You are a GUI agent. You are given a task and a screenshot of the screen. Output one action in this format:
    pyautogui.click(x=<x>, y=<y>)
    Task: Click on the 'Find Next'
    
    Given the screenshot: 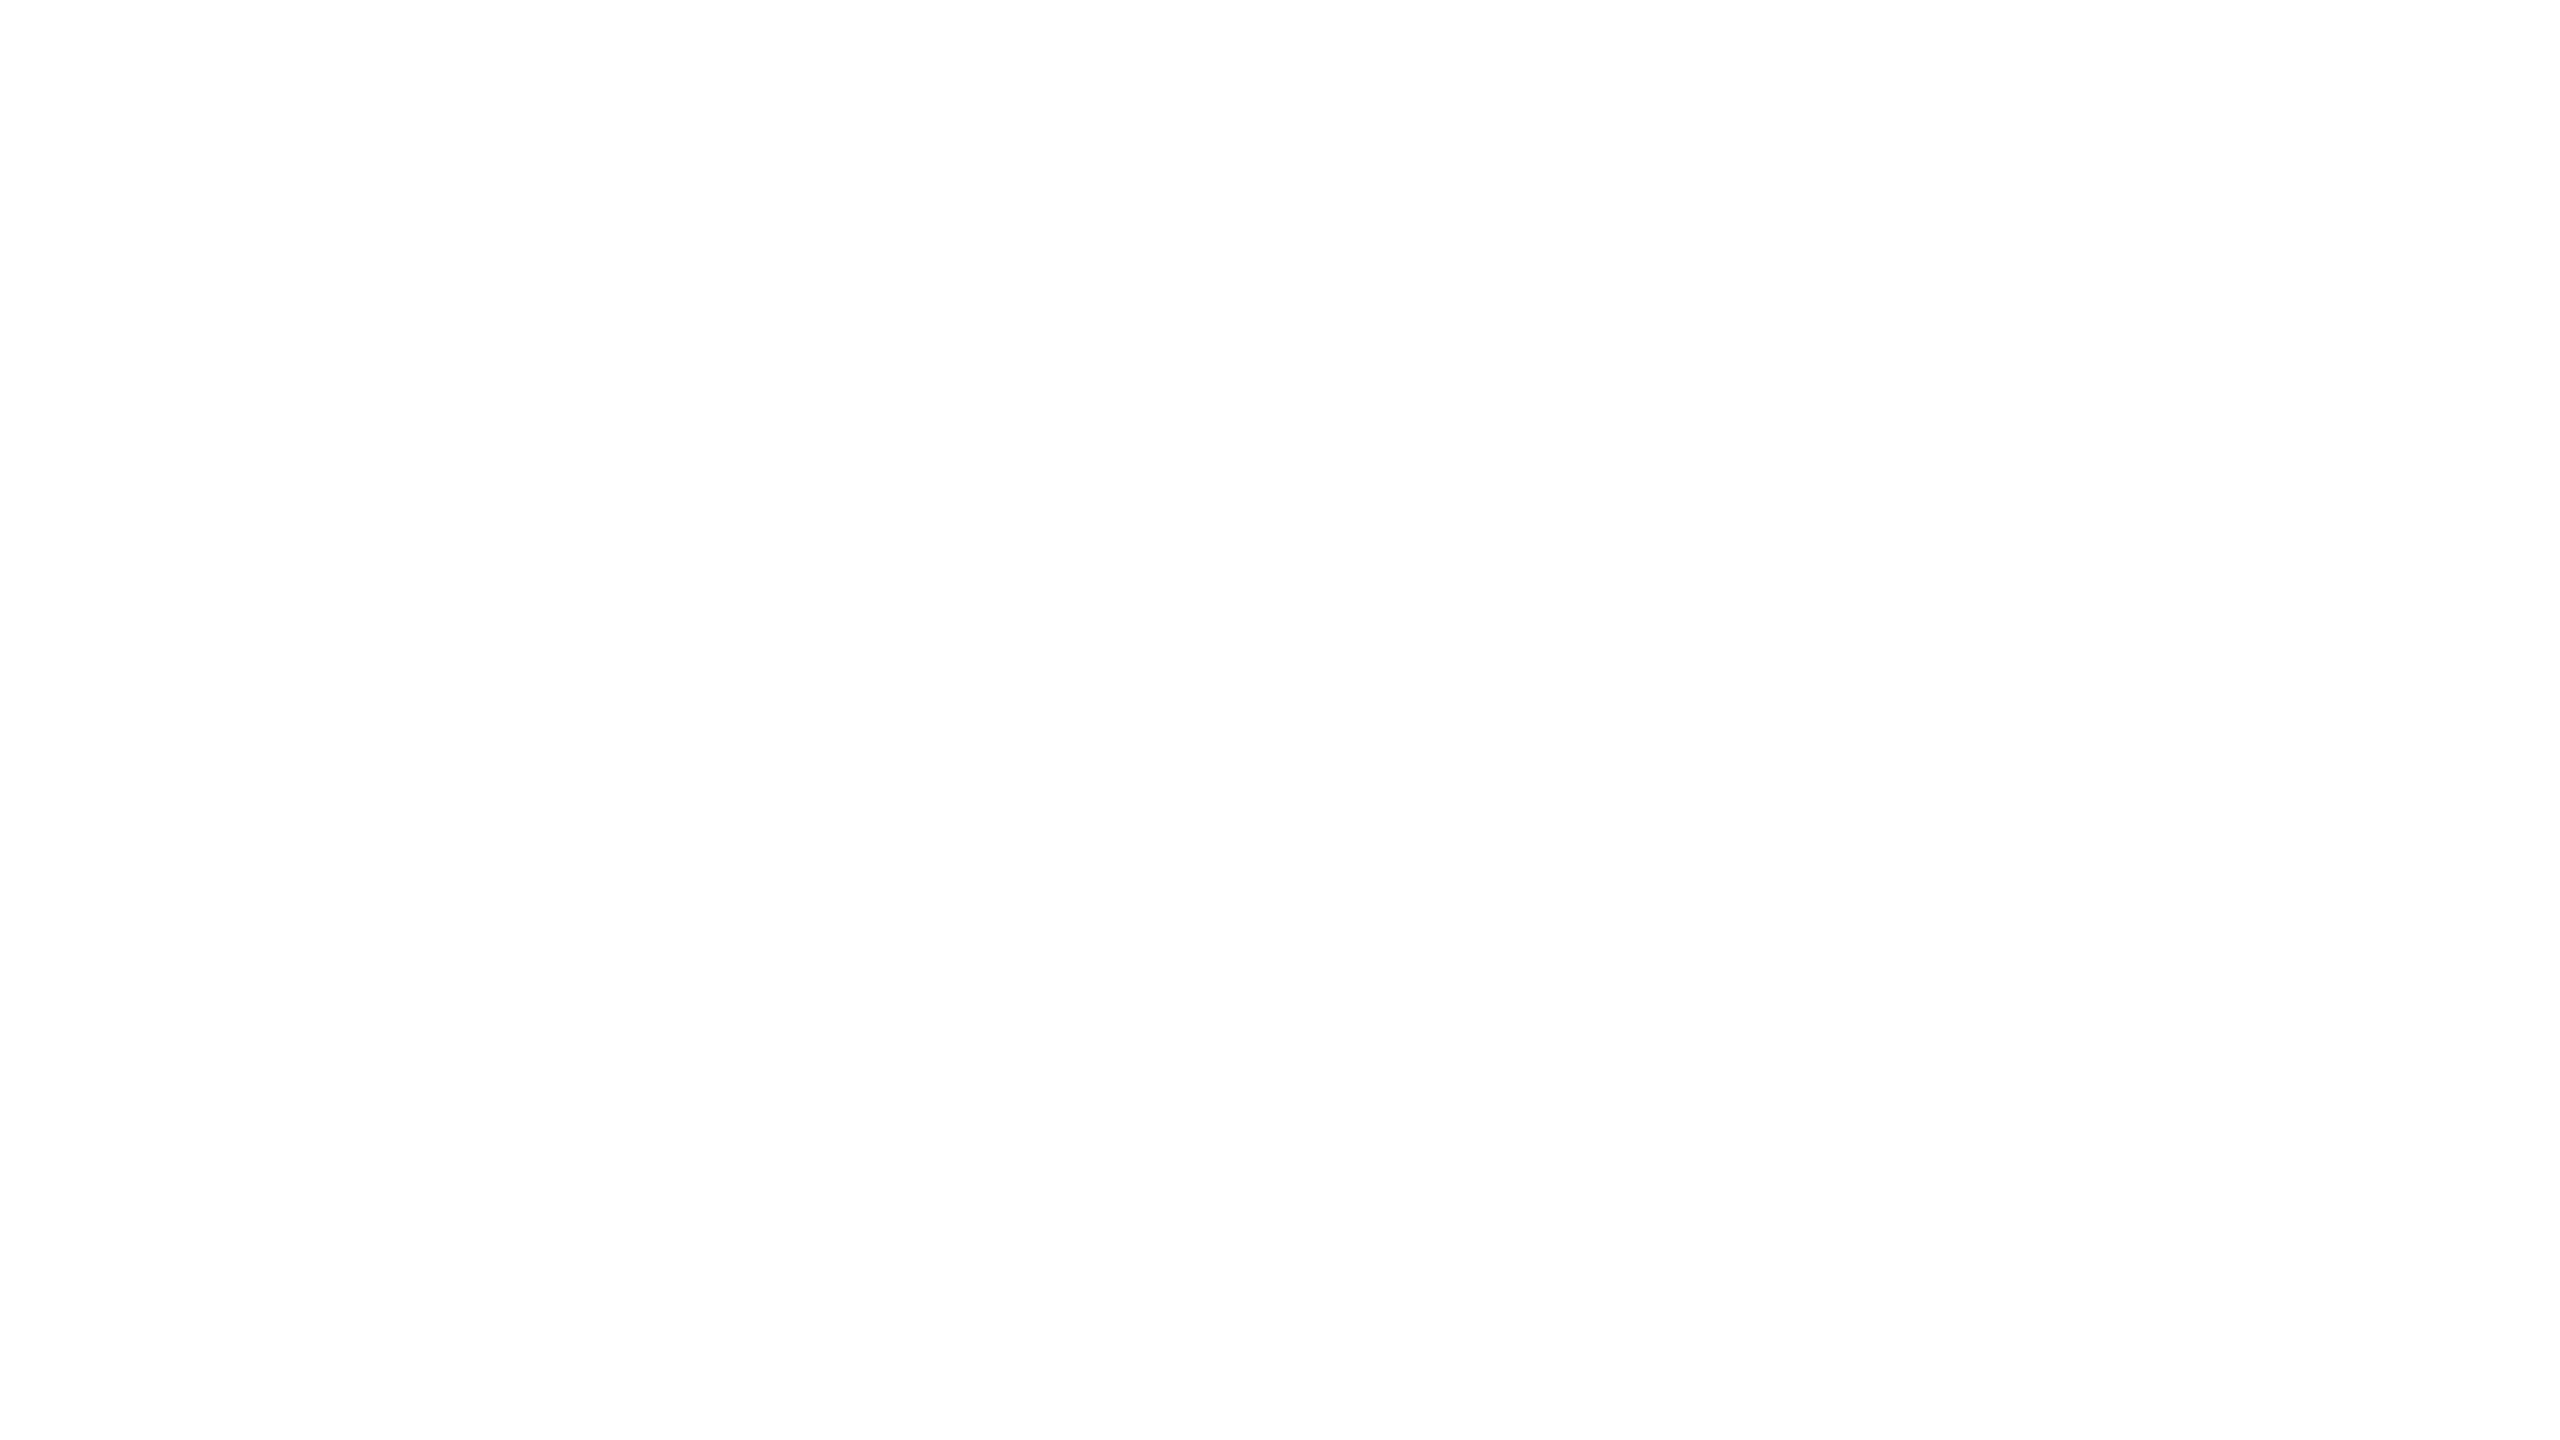 What is the action you would take?
    pyautogui.click(x=1322, y=45)
    